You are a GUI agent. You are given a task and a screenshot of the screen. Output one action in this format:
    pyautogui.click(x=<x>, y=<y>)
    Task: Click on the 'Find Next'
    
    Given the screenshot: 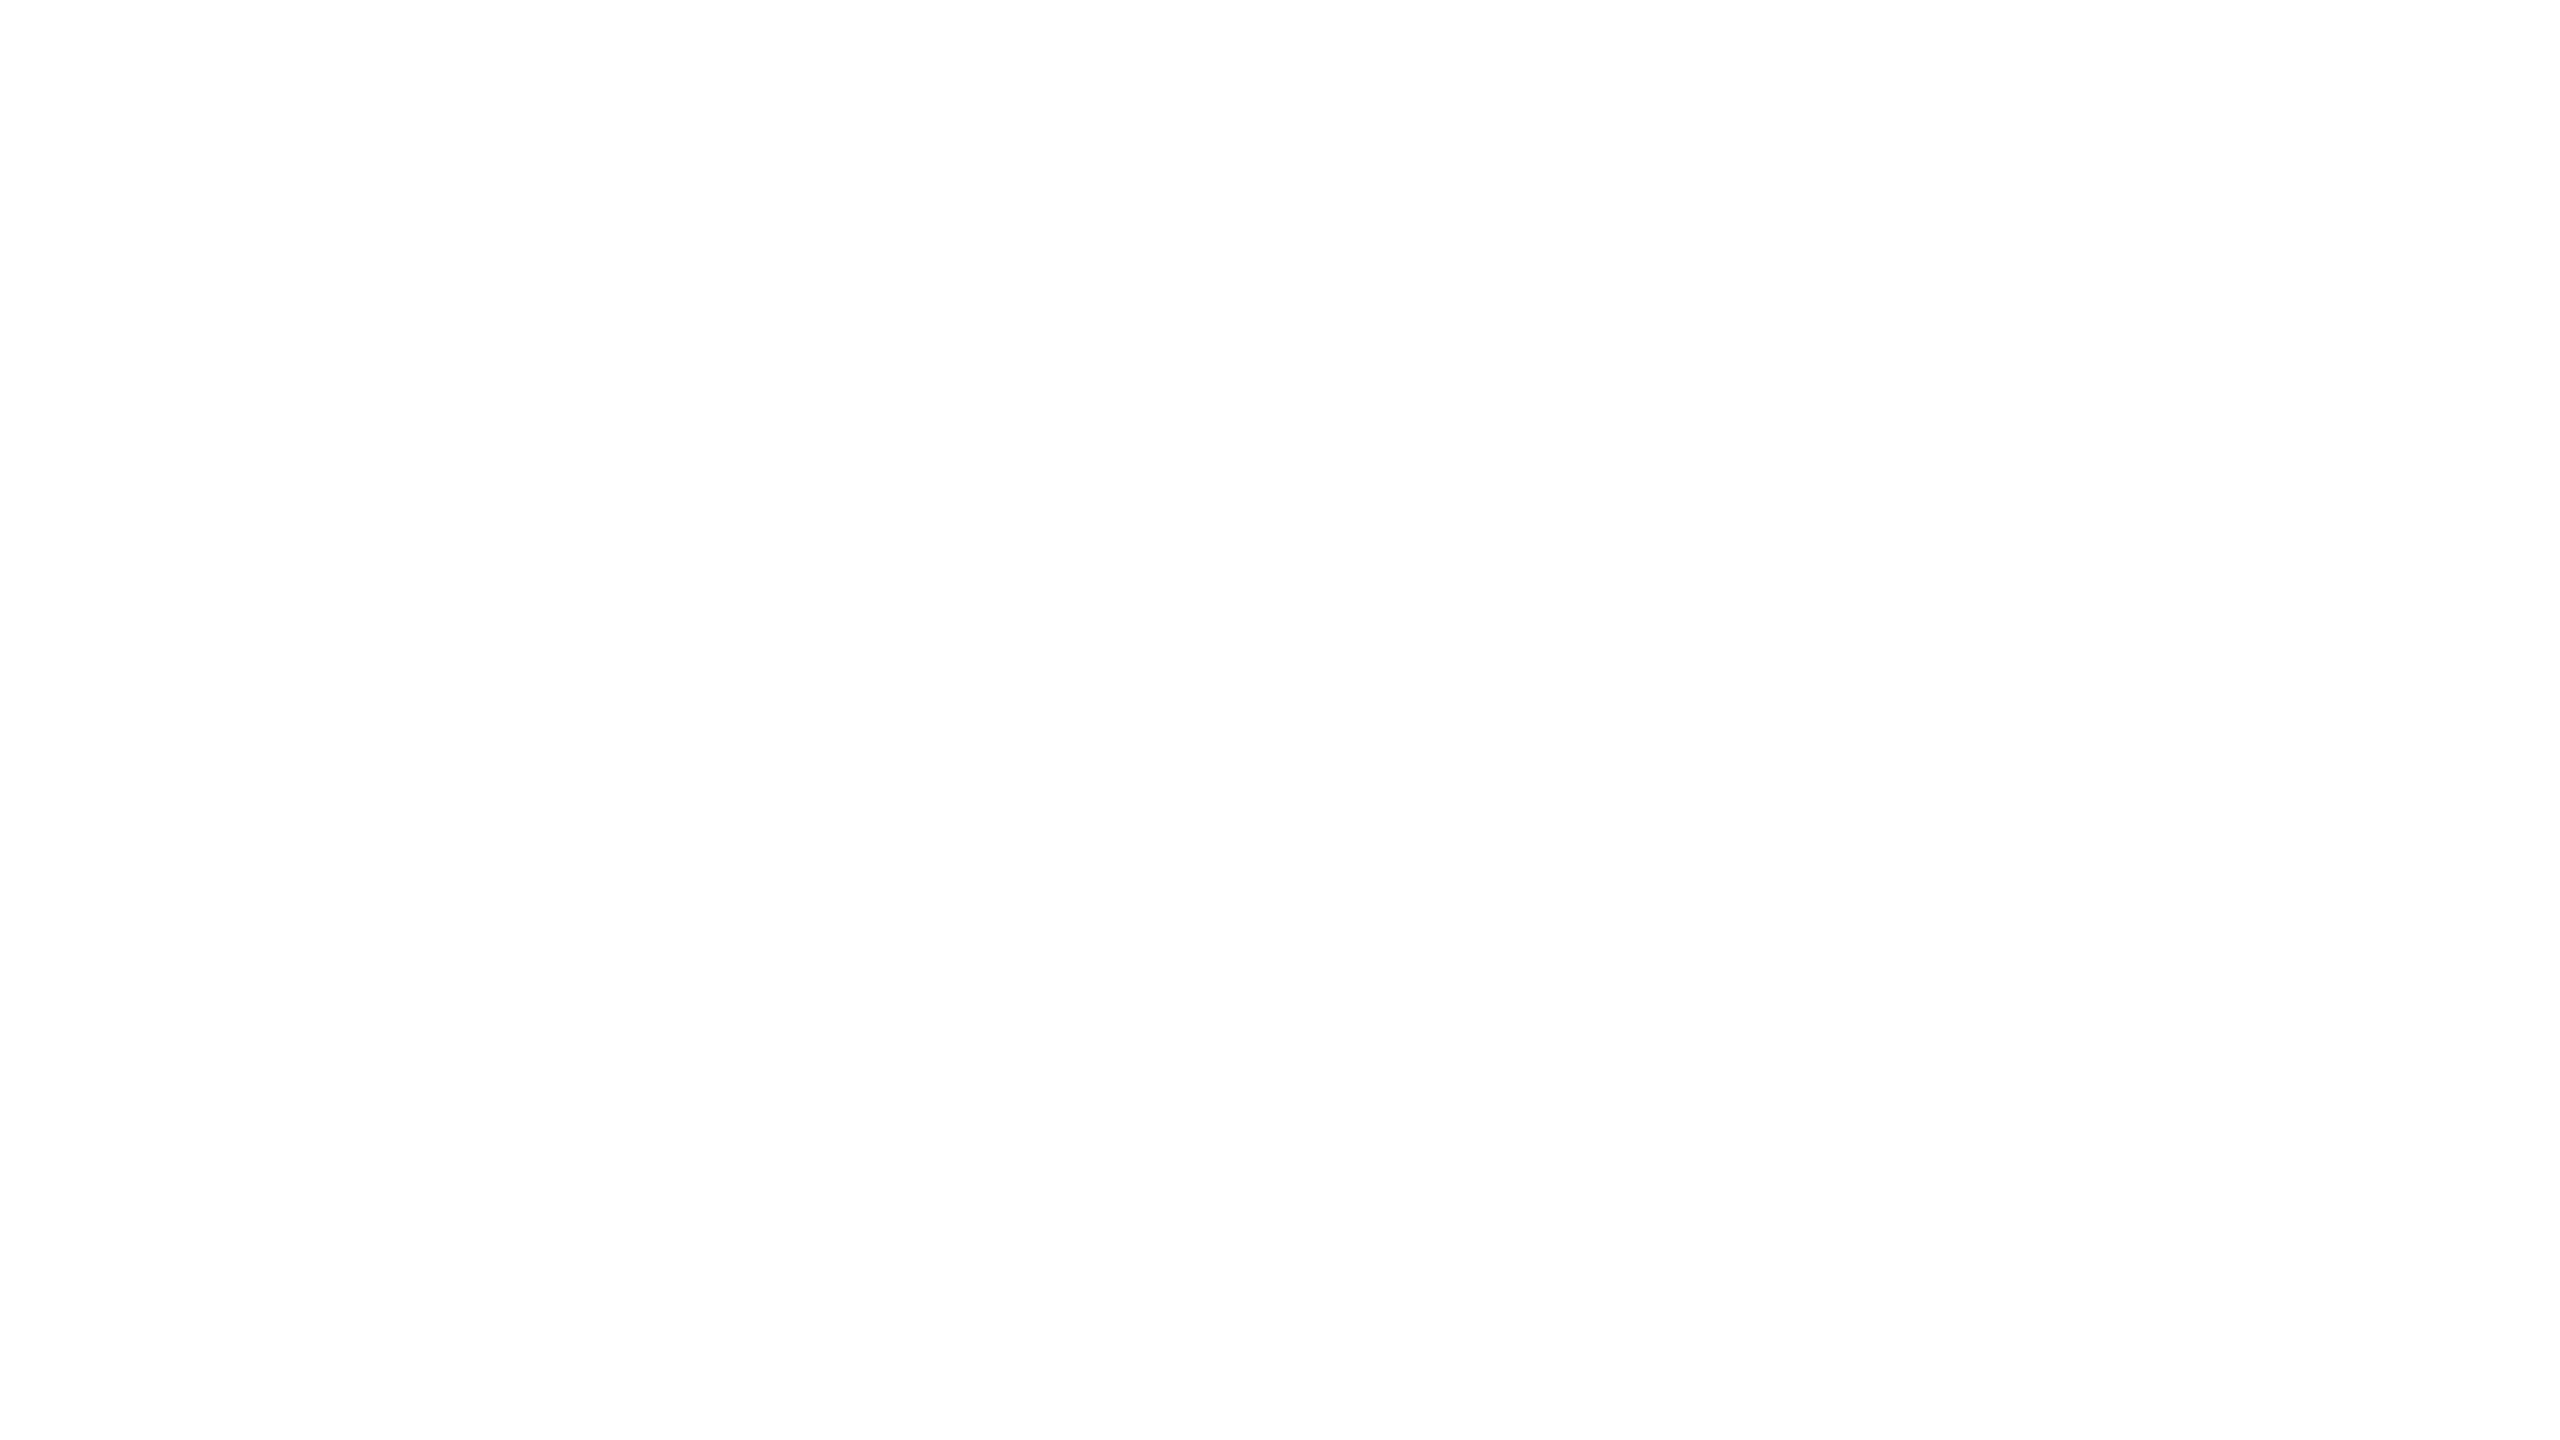 What is the action you would take?
    pyautogui.click(x=1322, y=45)
    